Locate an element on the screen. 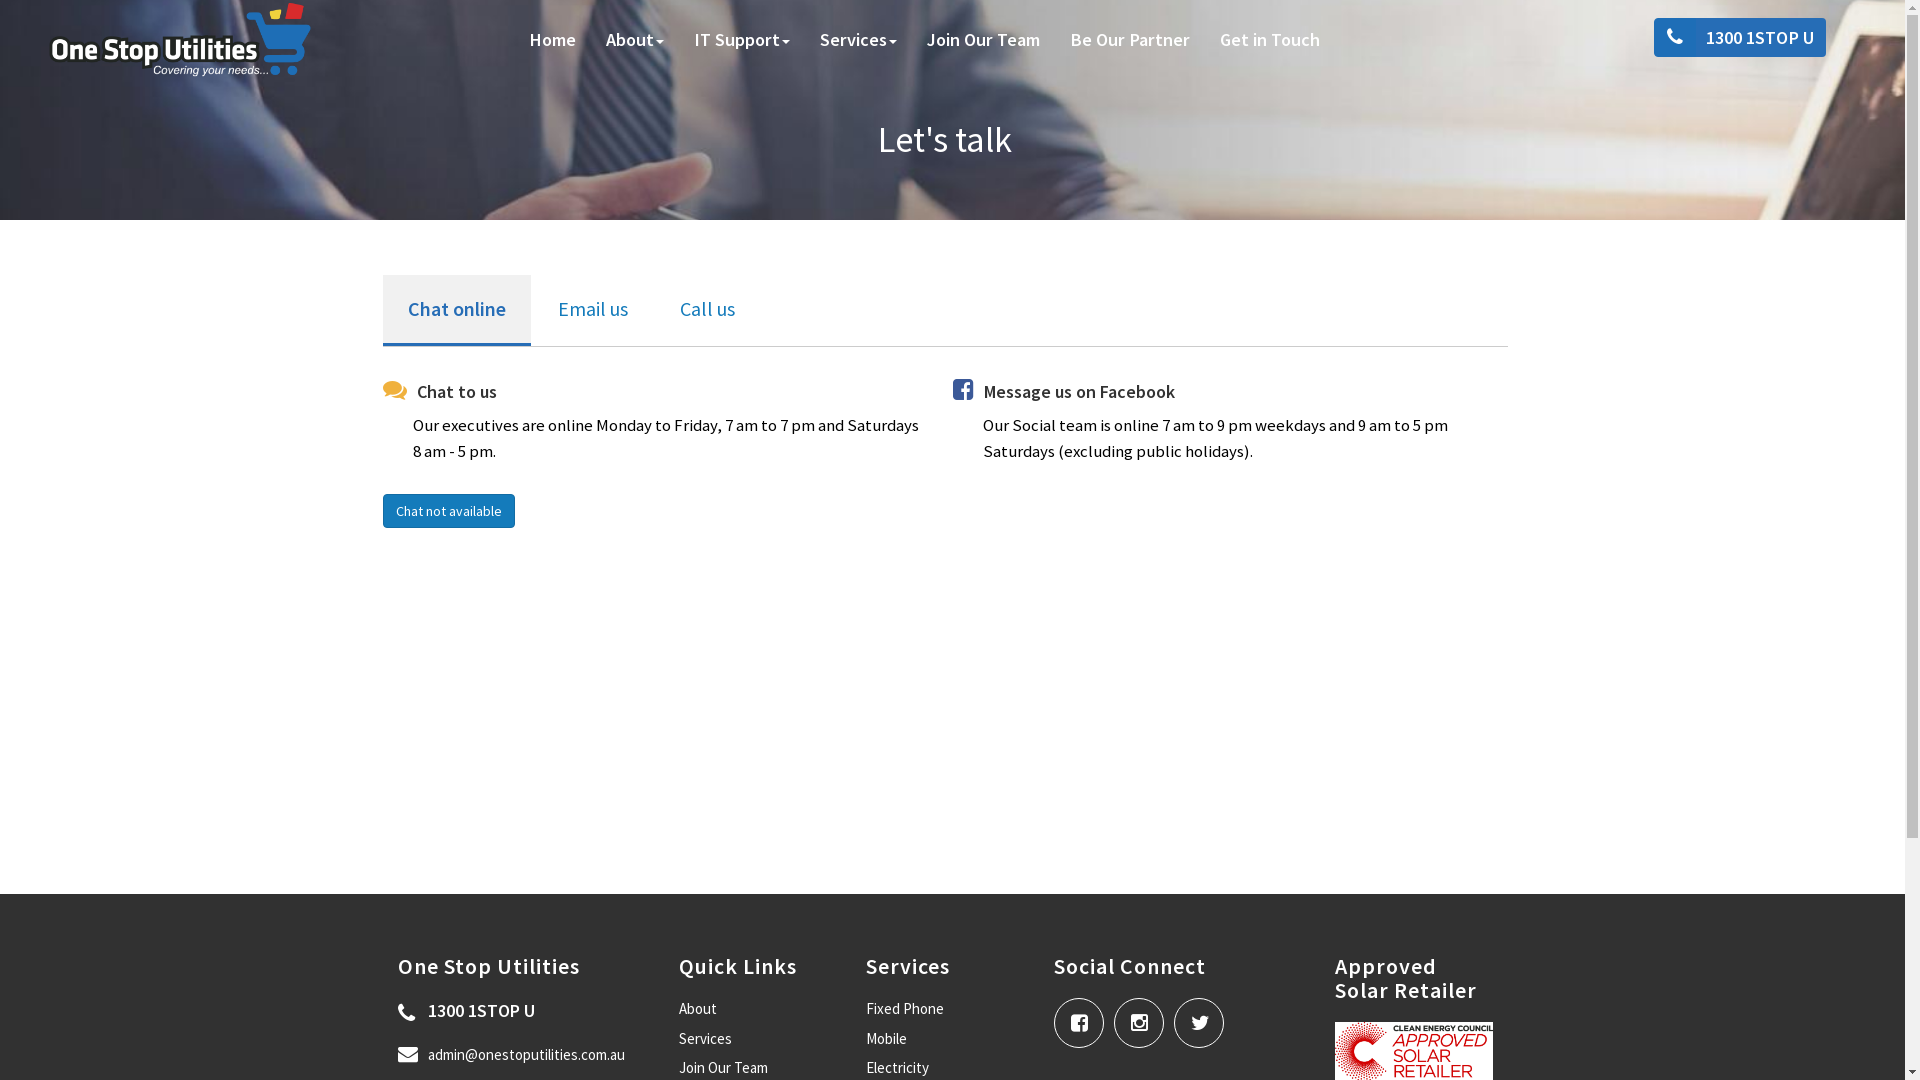 Image resolution: width=1920 pixels, height=1080 pixels. 'Call us' is located at coordinates (706, 309).